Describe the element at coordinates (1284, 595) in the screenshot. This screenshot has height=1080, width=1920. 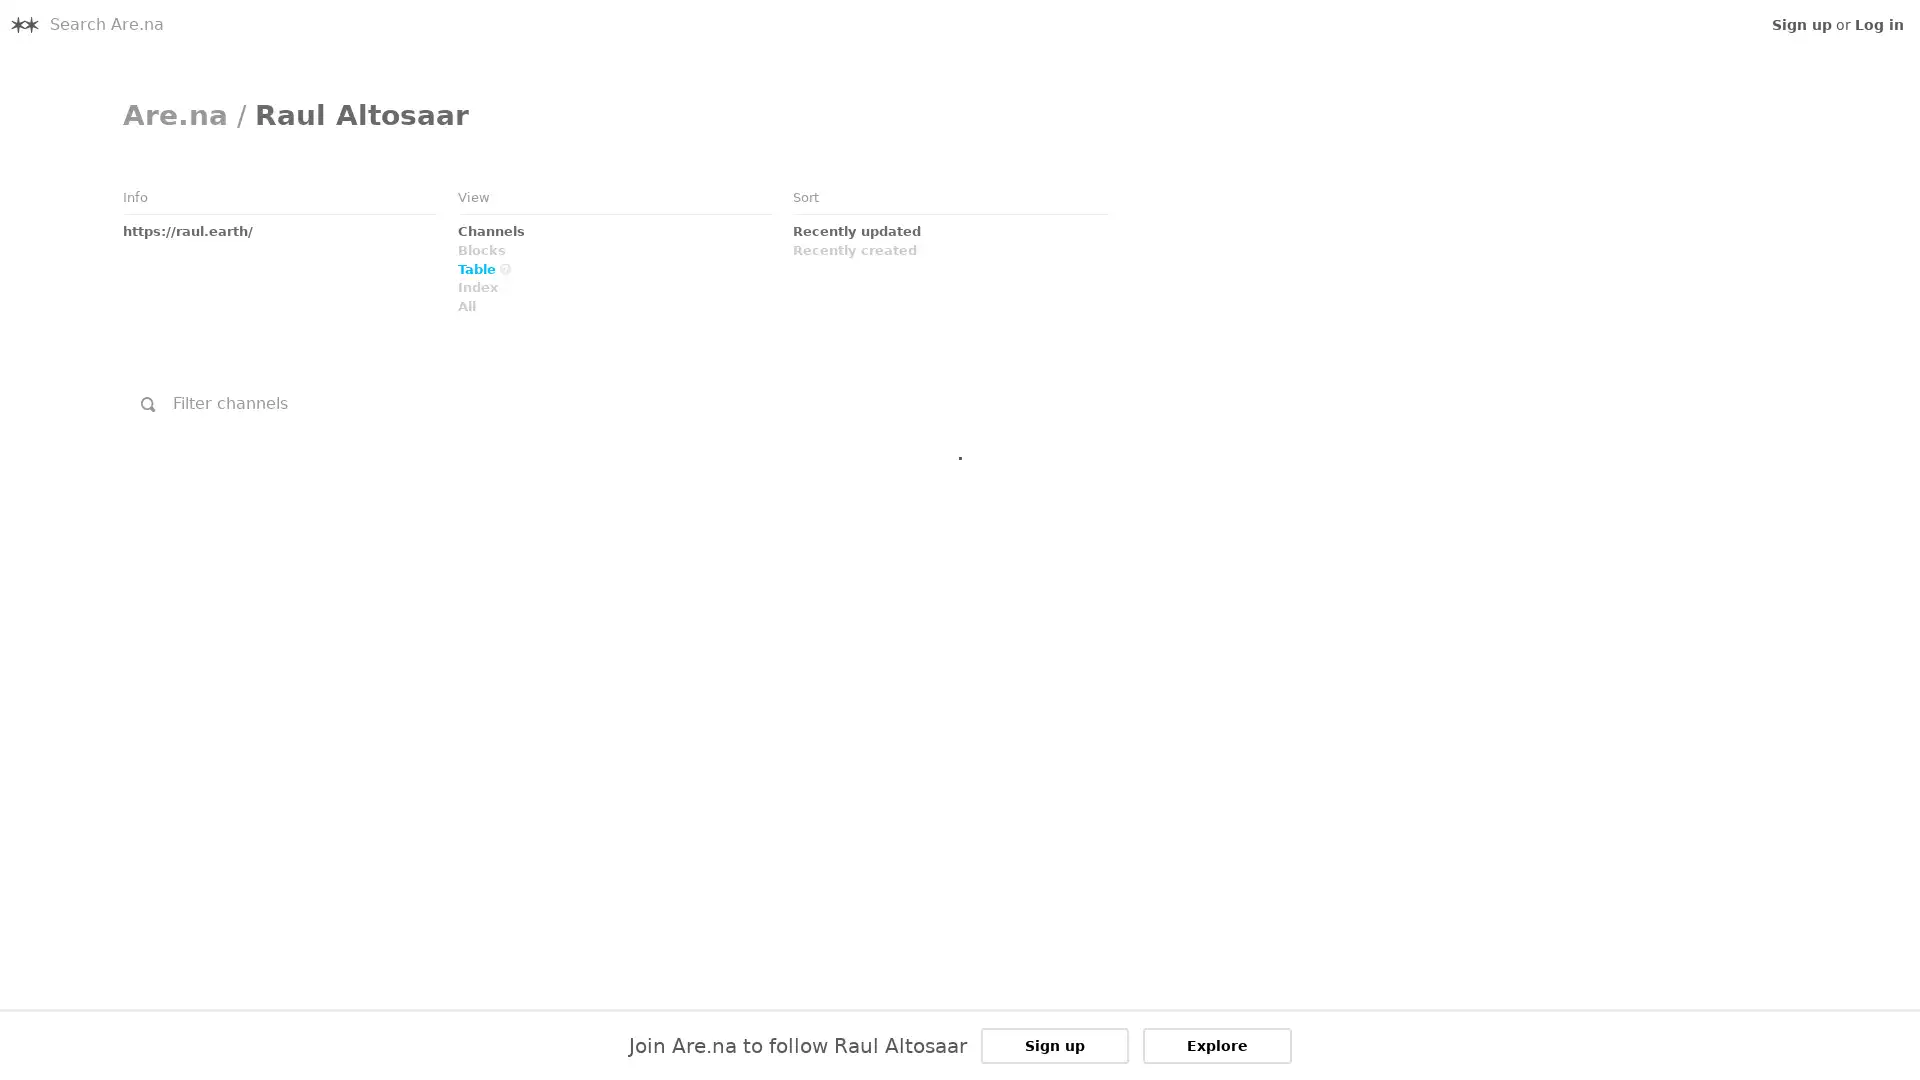
I see `Link to Embed: TAMIO SHIRAISHI &amp; CAMMISA BUERHAUS Performance inside Satsop Nuclear Towers 2/1/2016` at that location.